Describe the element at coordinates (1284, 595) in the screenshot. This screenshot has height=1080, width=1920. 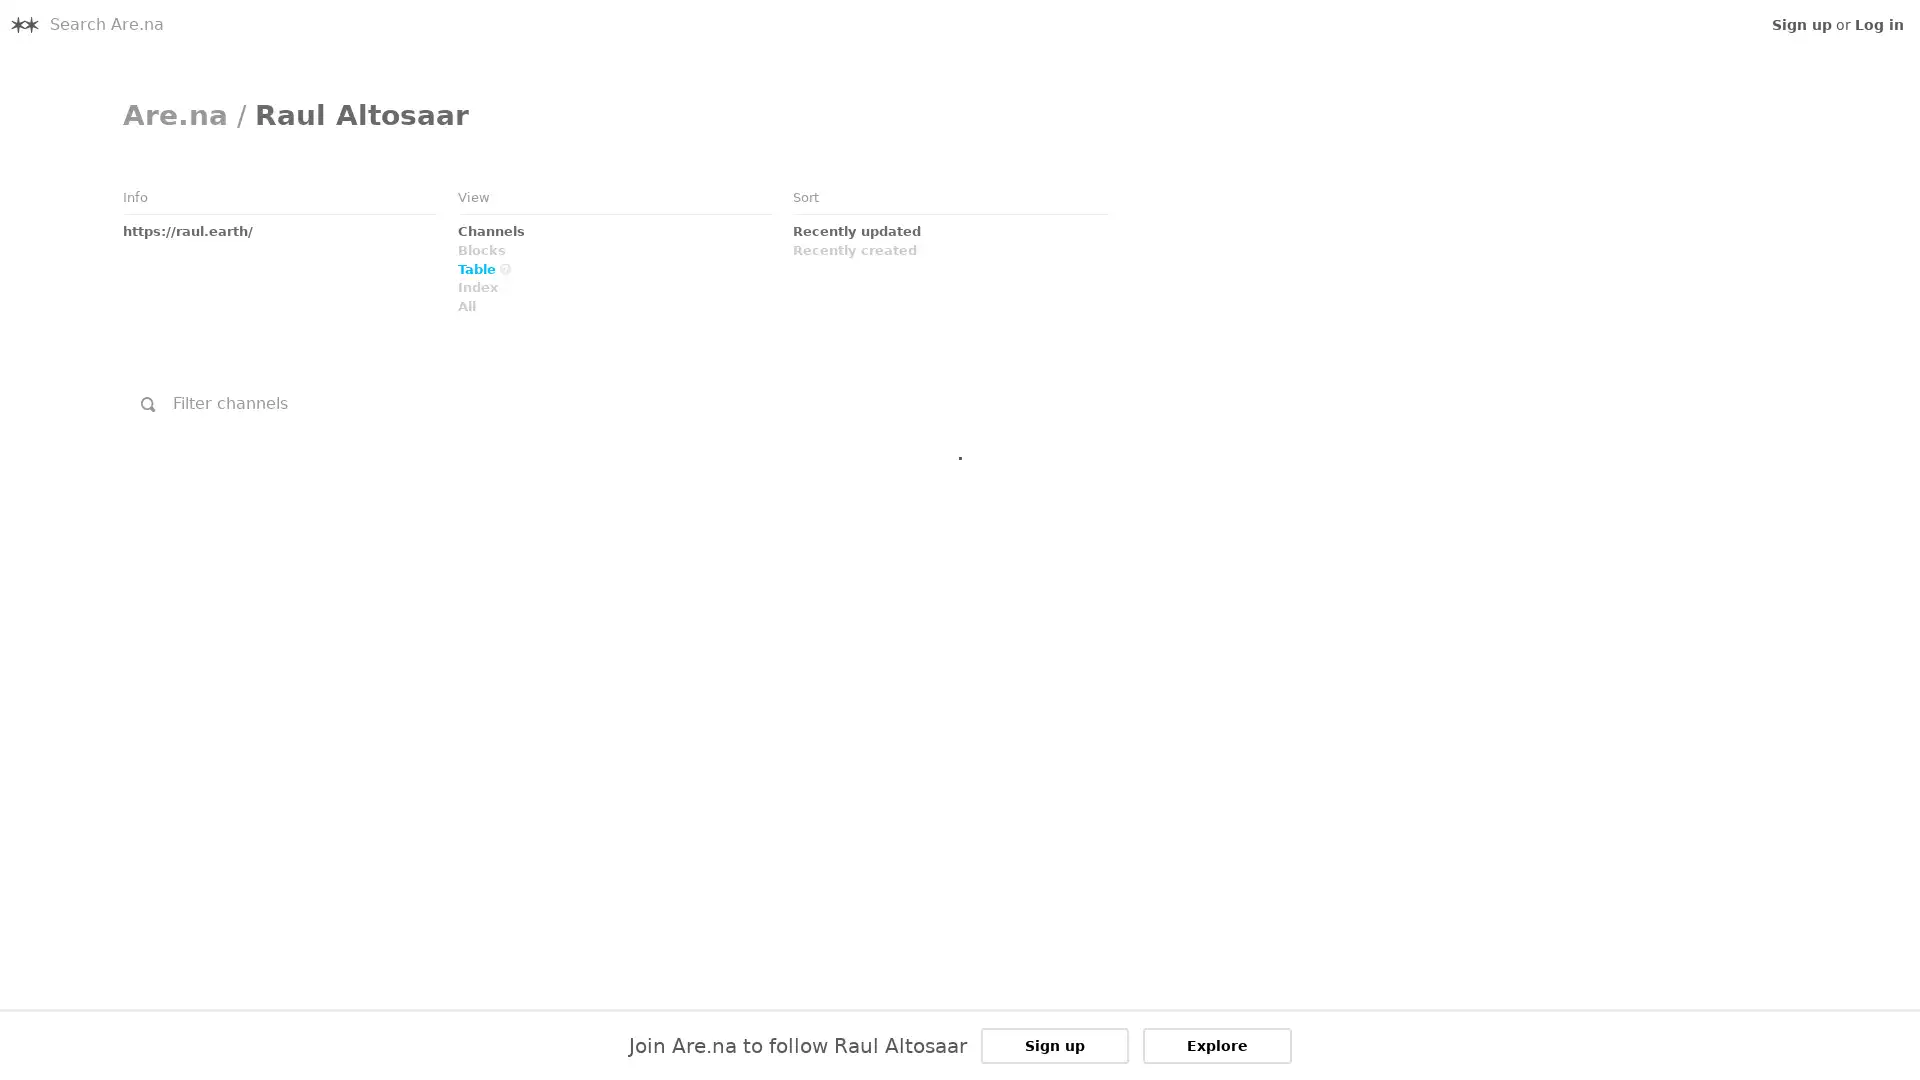
I see `Link to Embed: TAMIO SHIRAISHI &amp; CAMMISA BUERHAUS Performance inside Satsop Nuclear Towers 2/1/2016` at that location.